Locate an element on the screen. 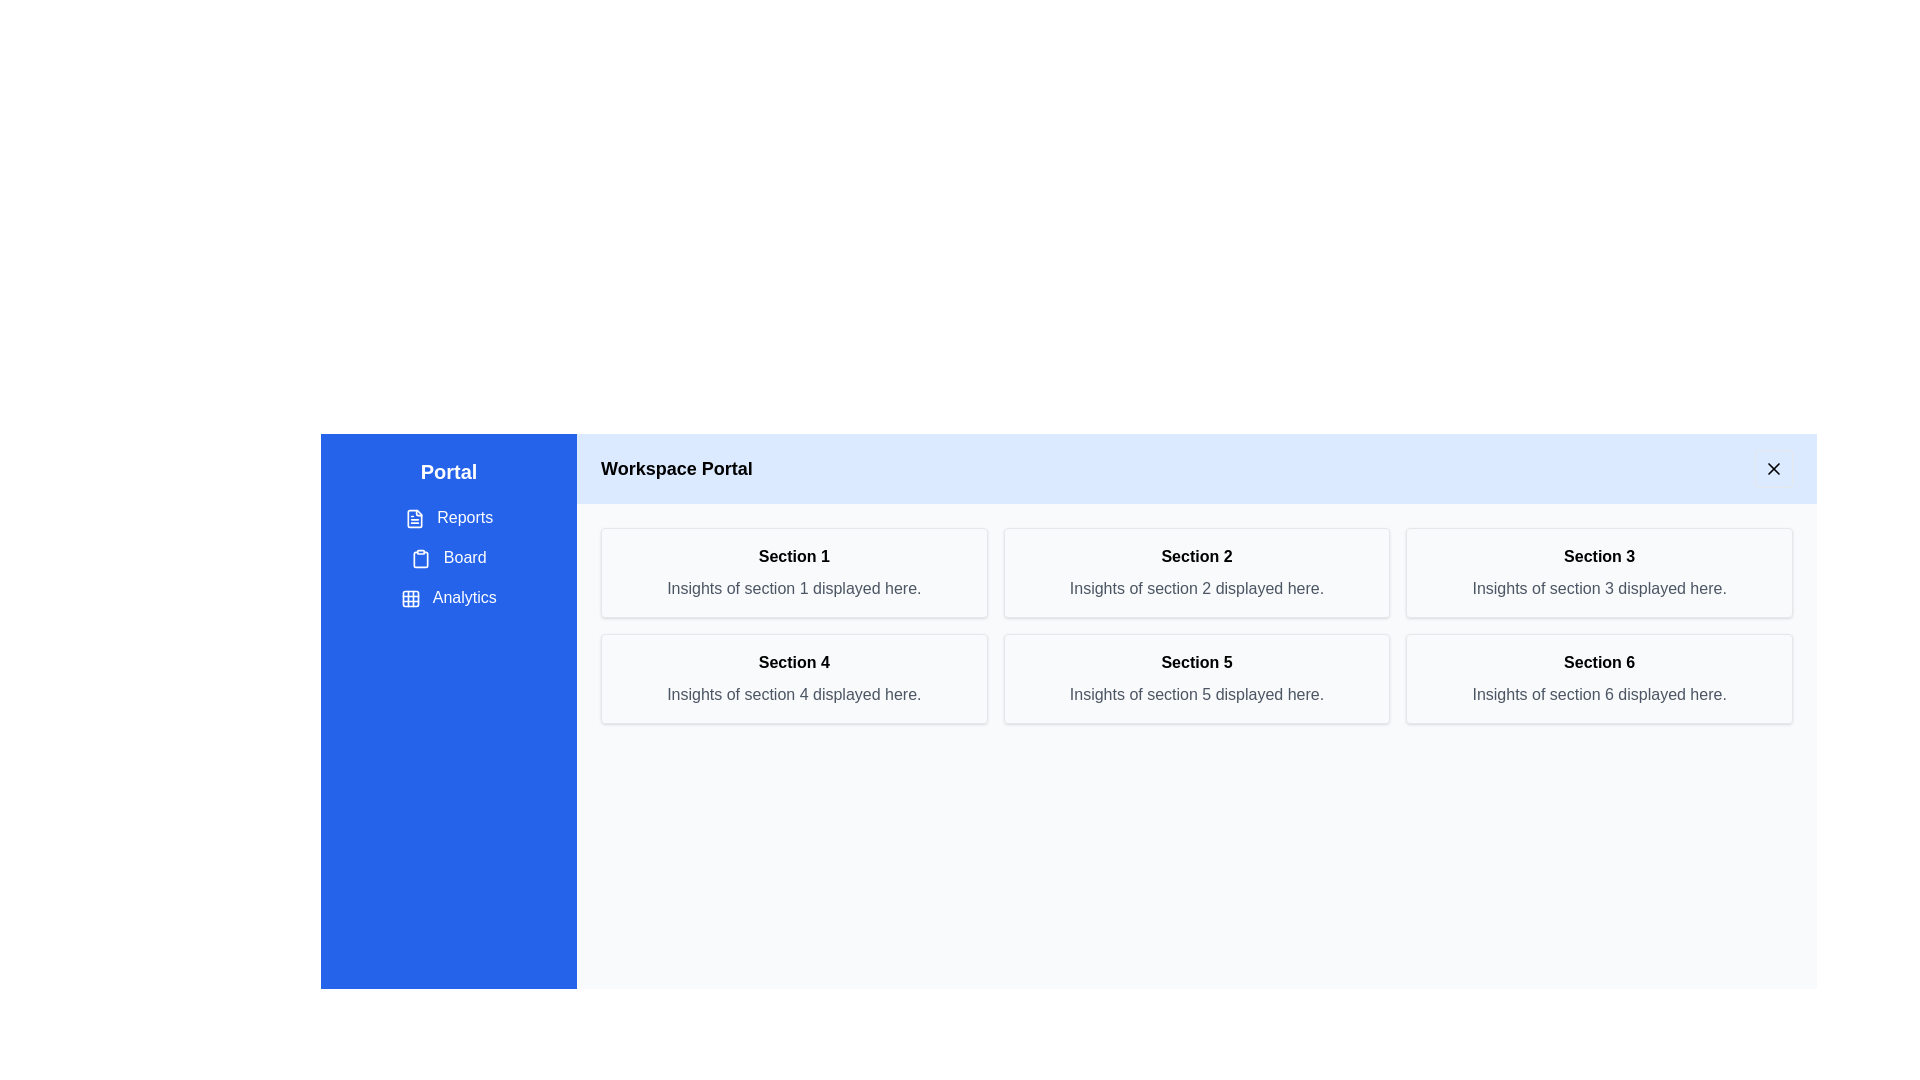  the text element that contains 'Insights of section 5 displayed here.' in a gray font, which is located in the card labeled 'Section 5' is located at coordinates (1196, 693).